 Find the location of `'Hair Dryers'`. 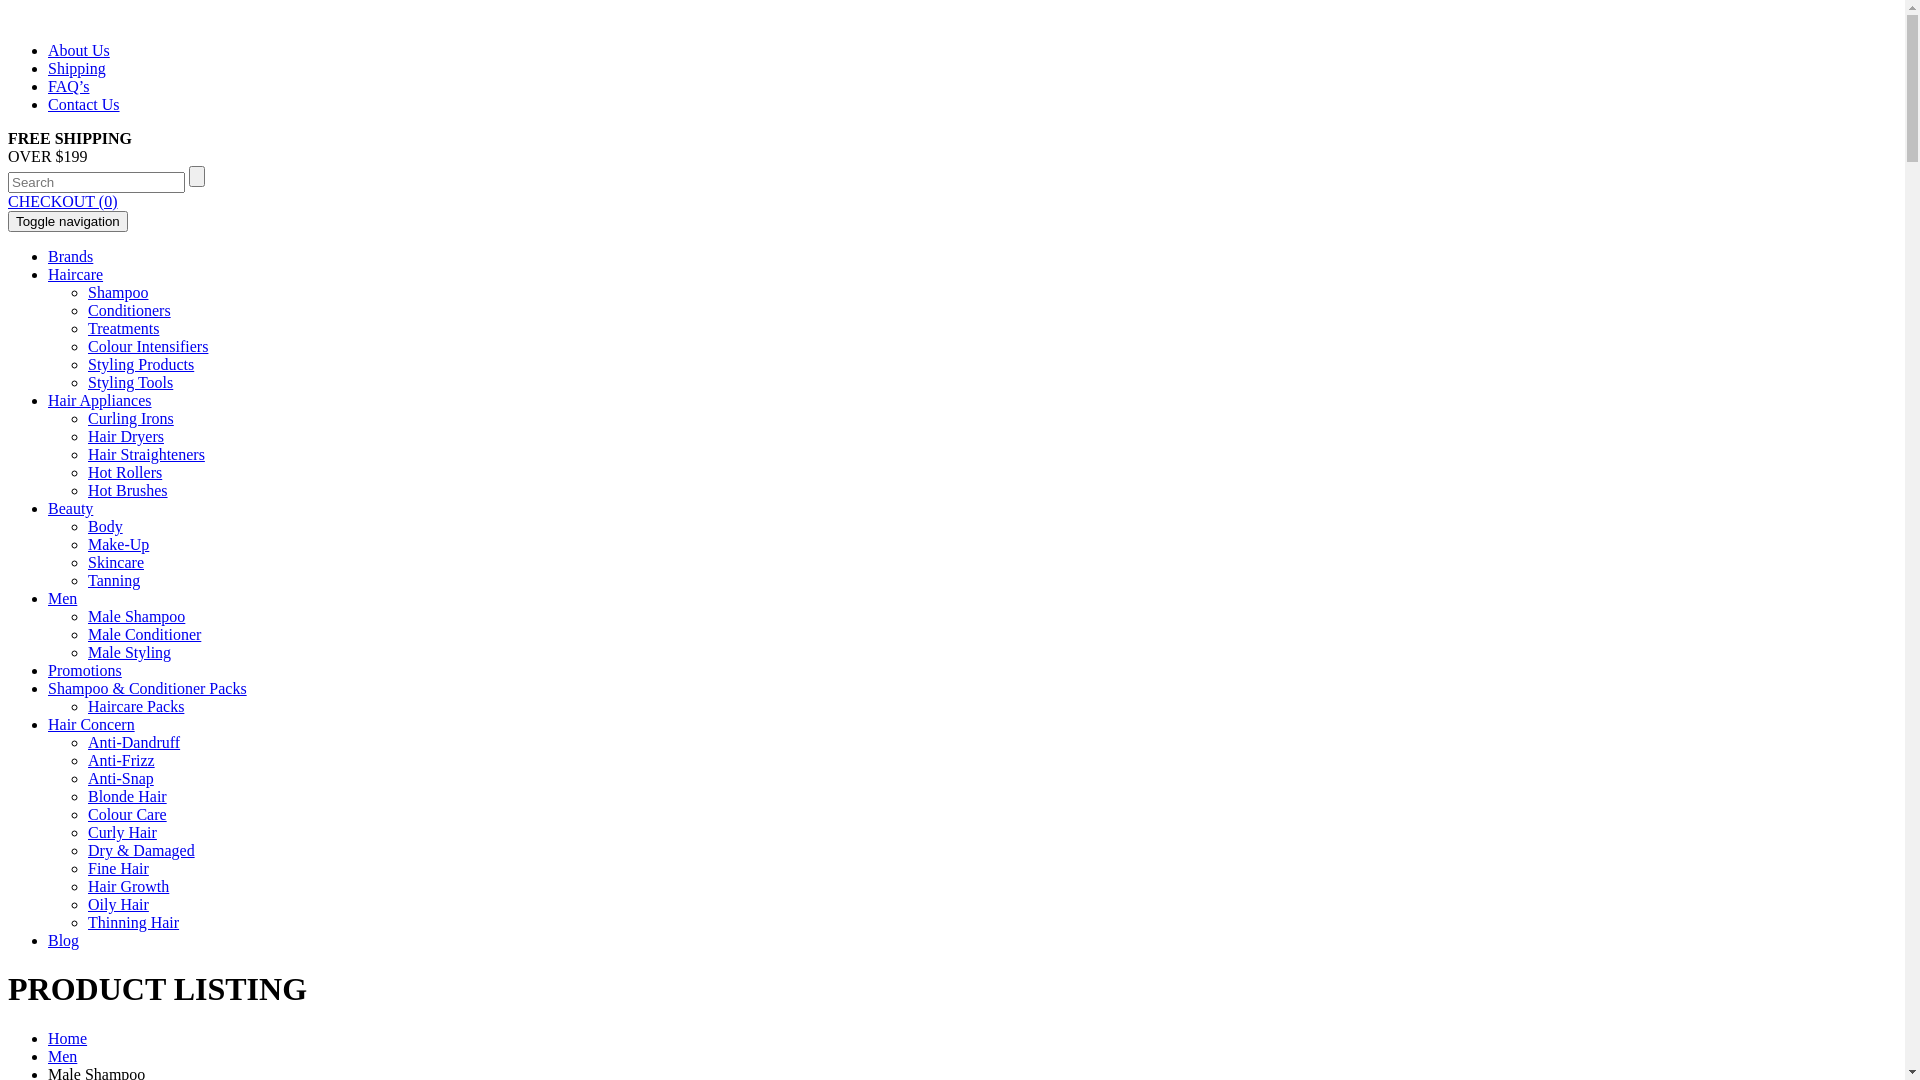

'Hair Dryers' is located at coordinates (124, 435).